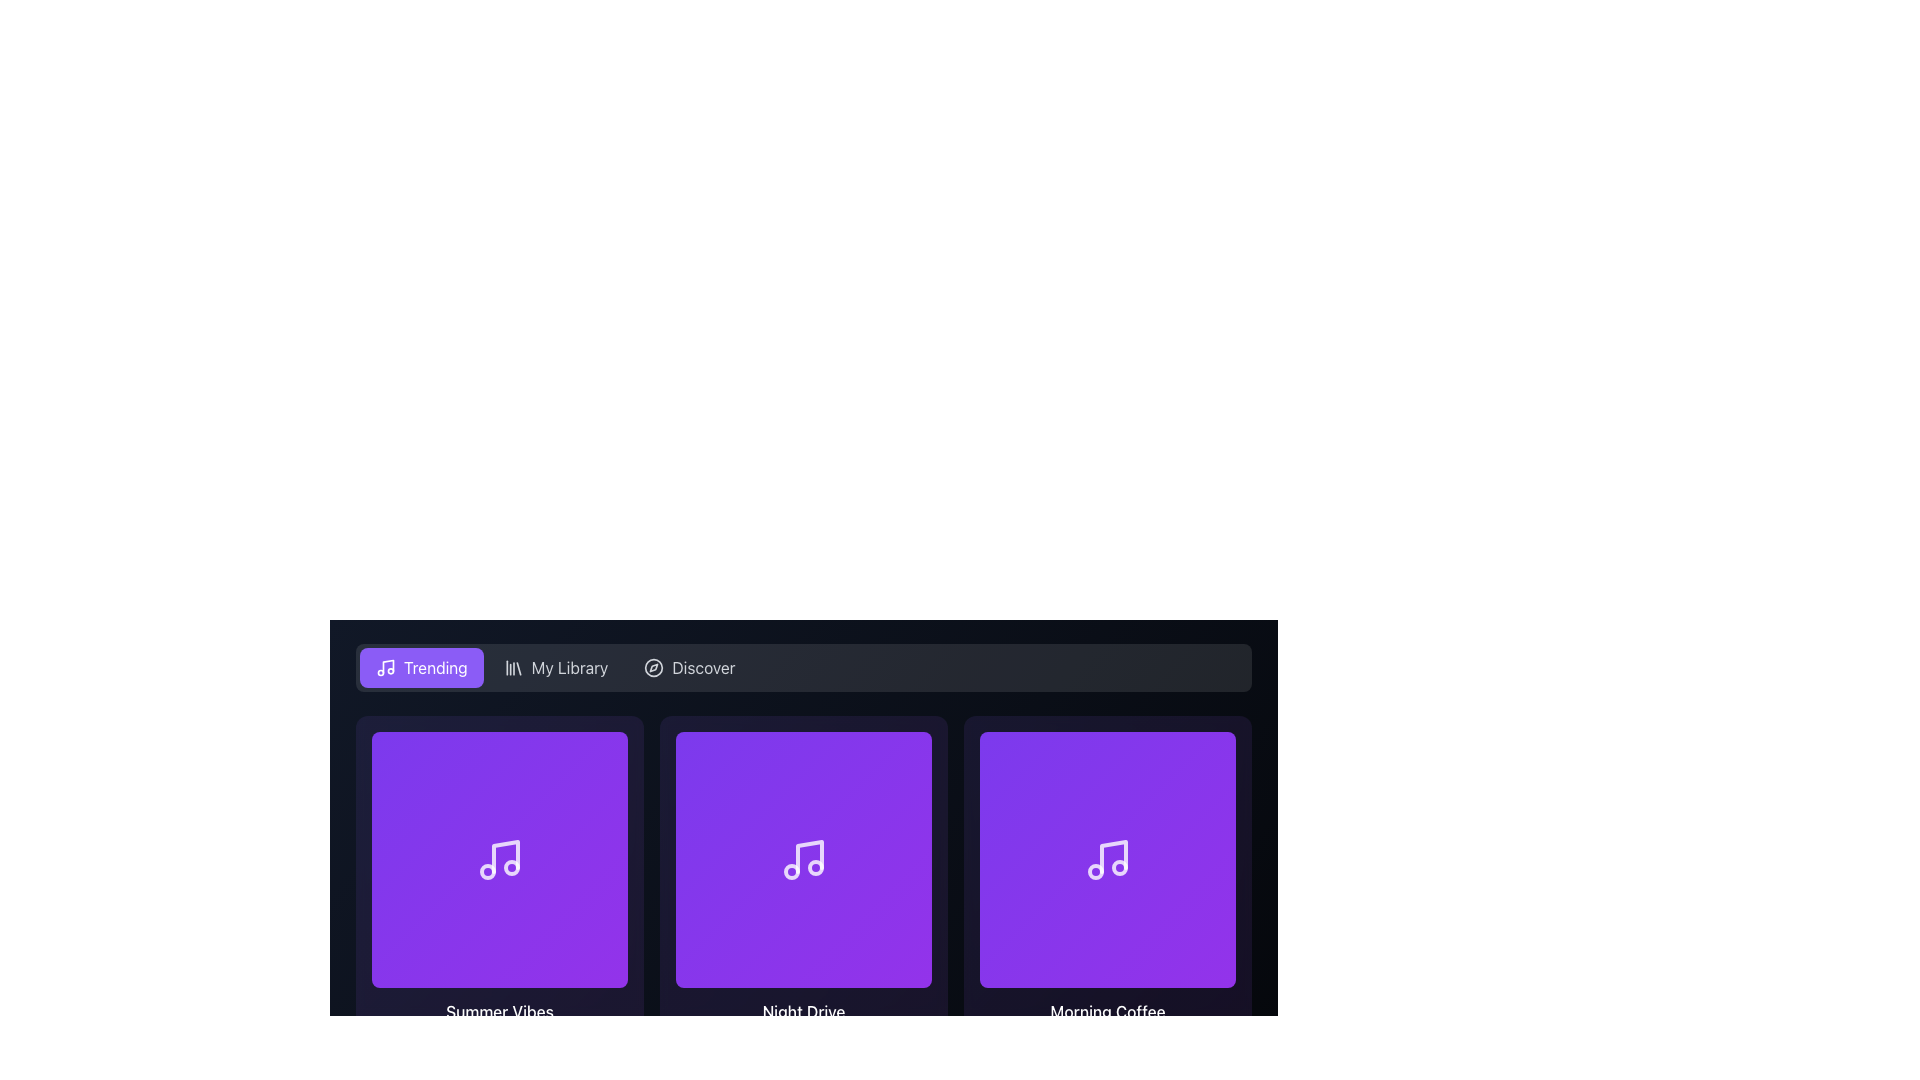 The width and height of the screenshot is (1920, 1080). What do you see at coordinates (434, 667) in the screenshot?
I see `the 'Trending' text label in the navigation menu` at bounding box center [434, 667].